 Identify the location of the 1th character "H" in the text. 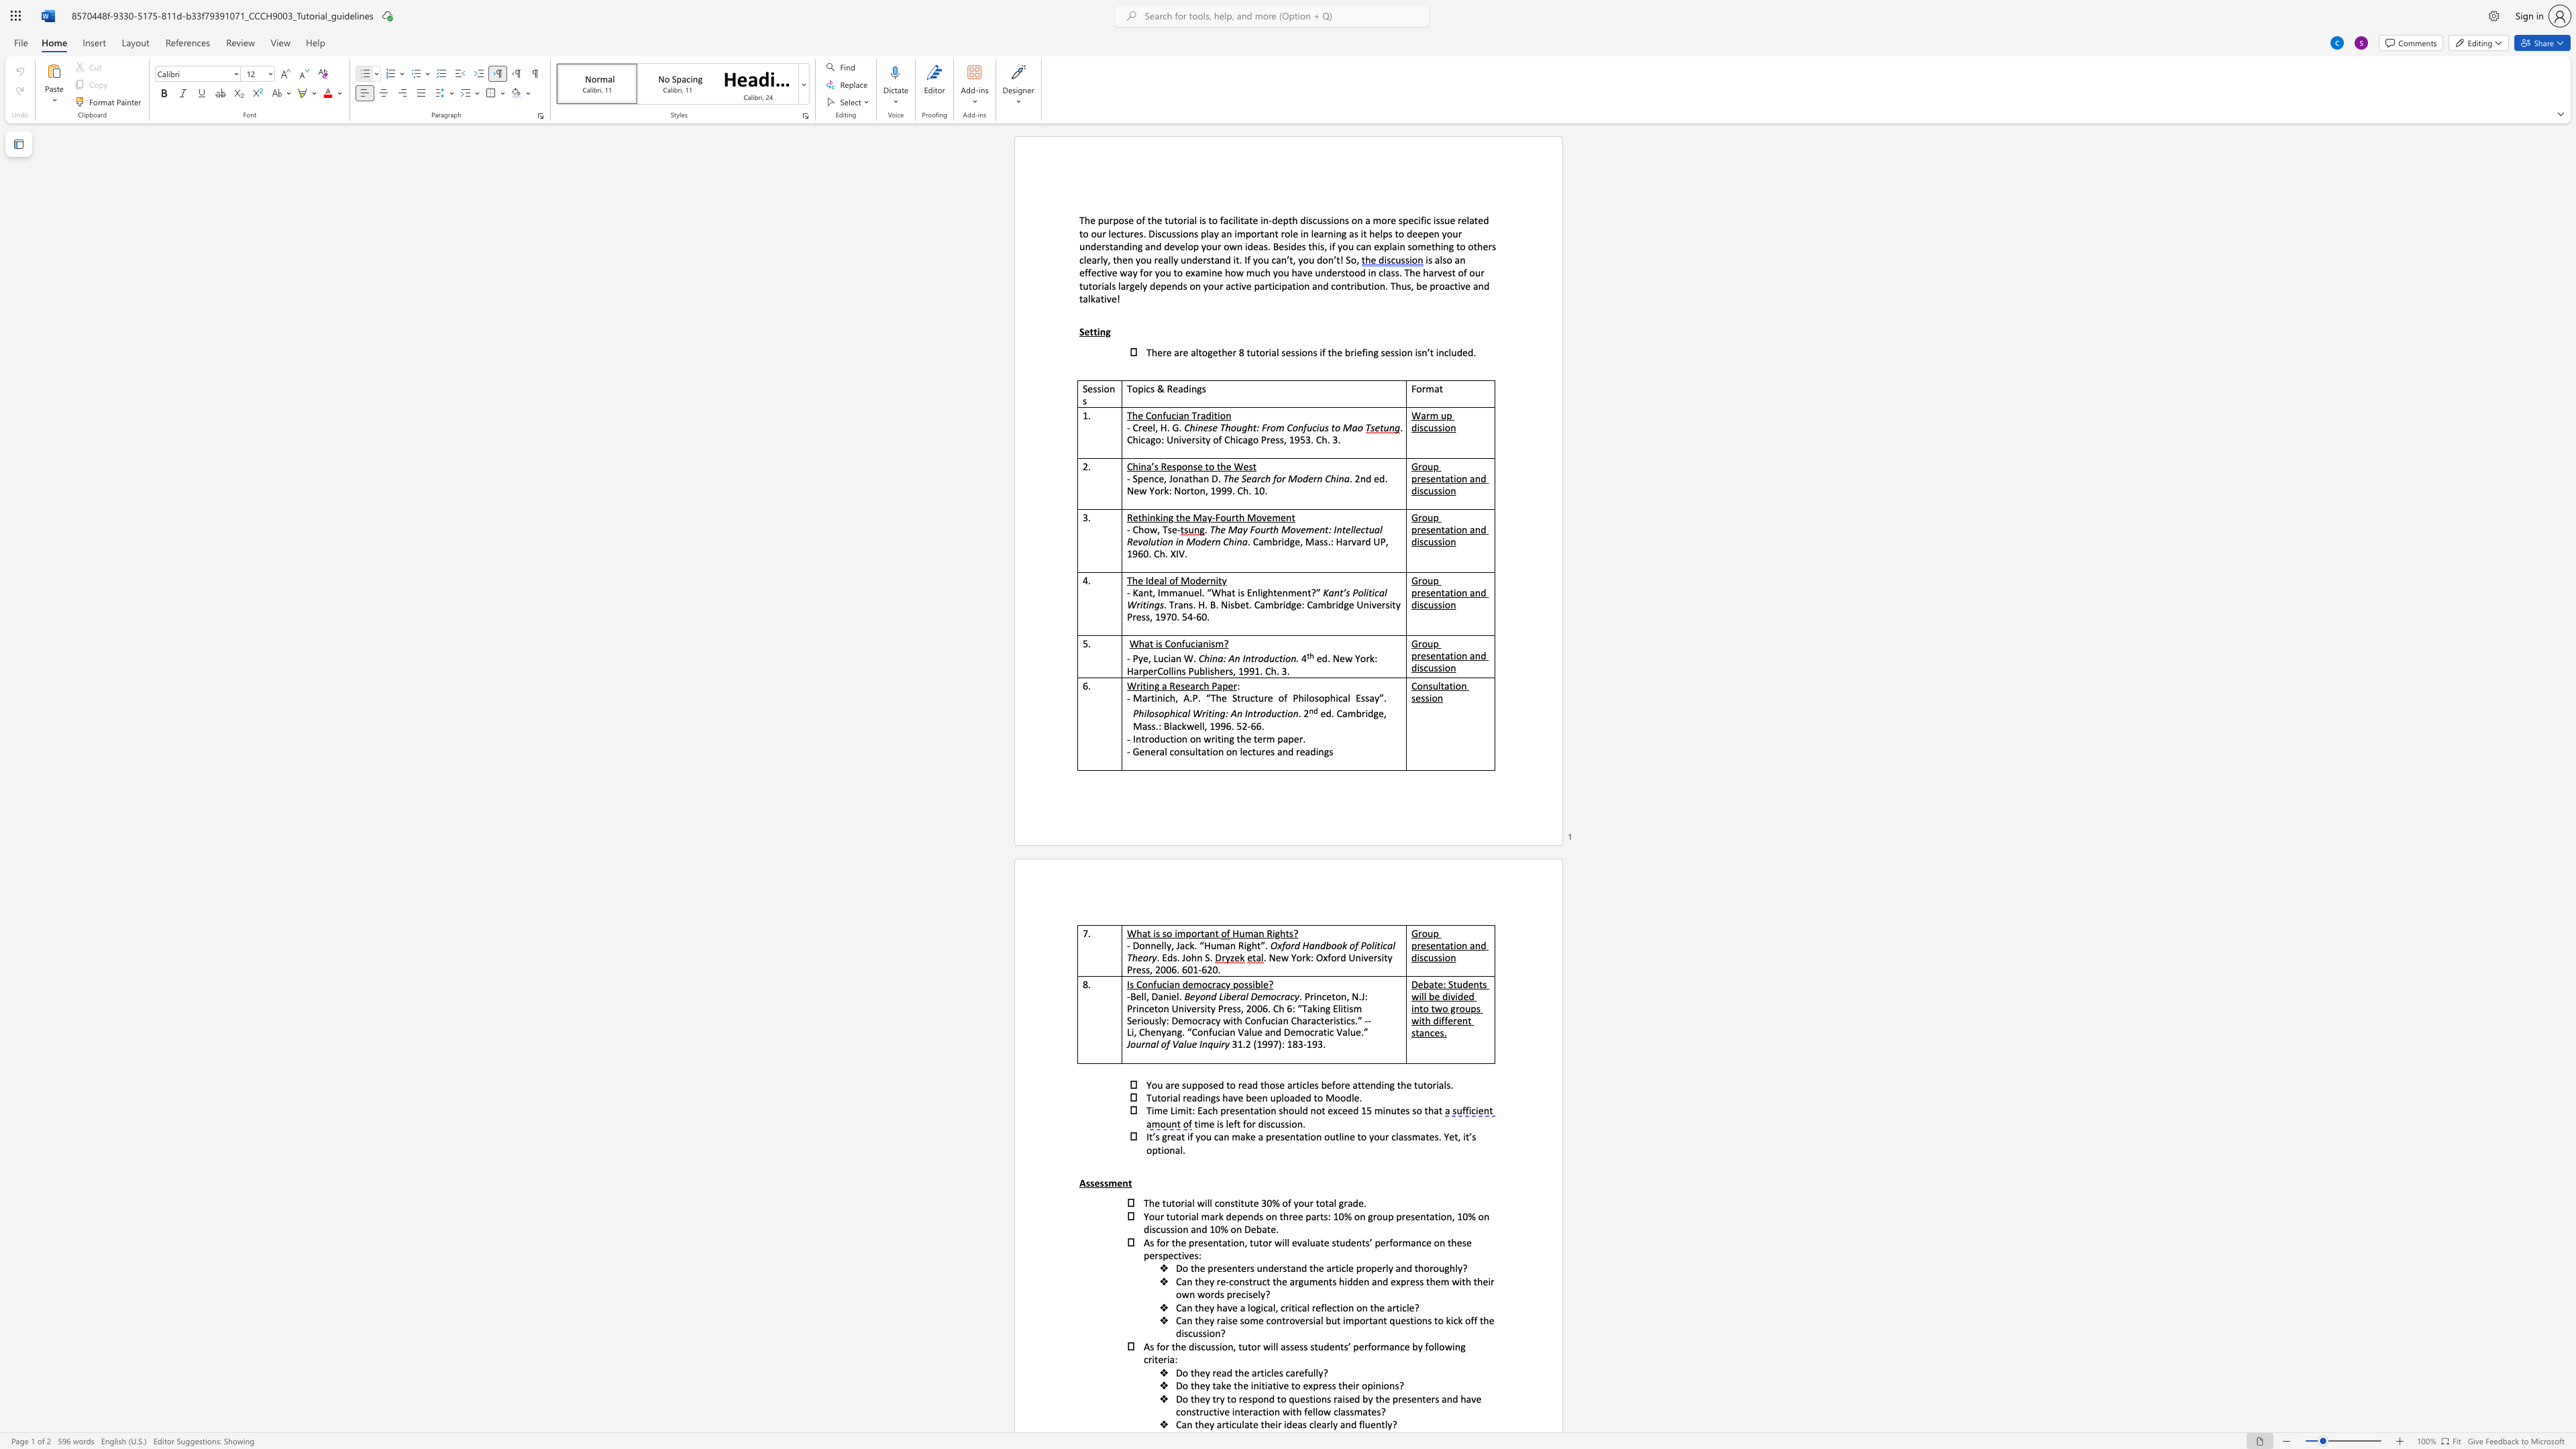
(1163, 426).